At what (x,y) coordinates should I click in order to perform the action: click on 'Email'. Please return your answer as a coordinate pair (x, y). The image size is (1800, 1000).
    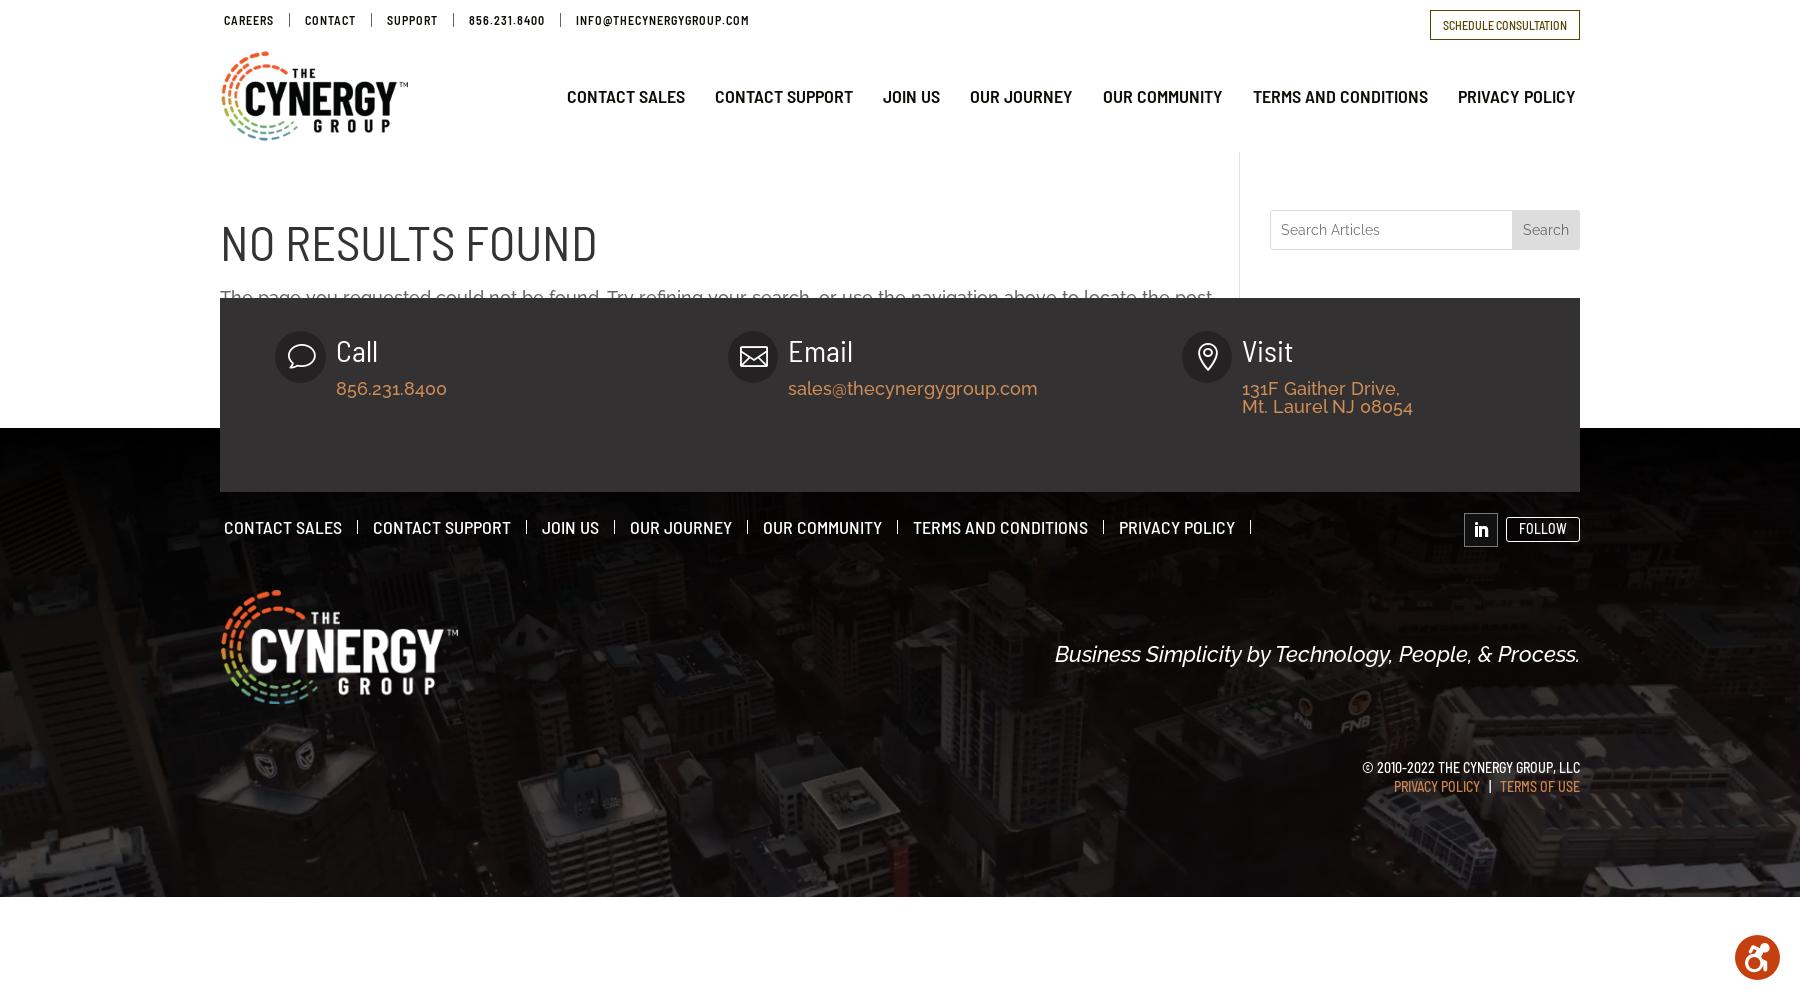
    Looking at the image, I should click on (820, 349).